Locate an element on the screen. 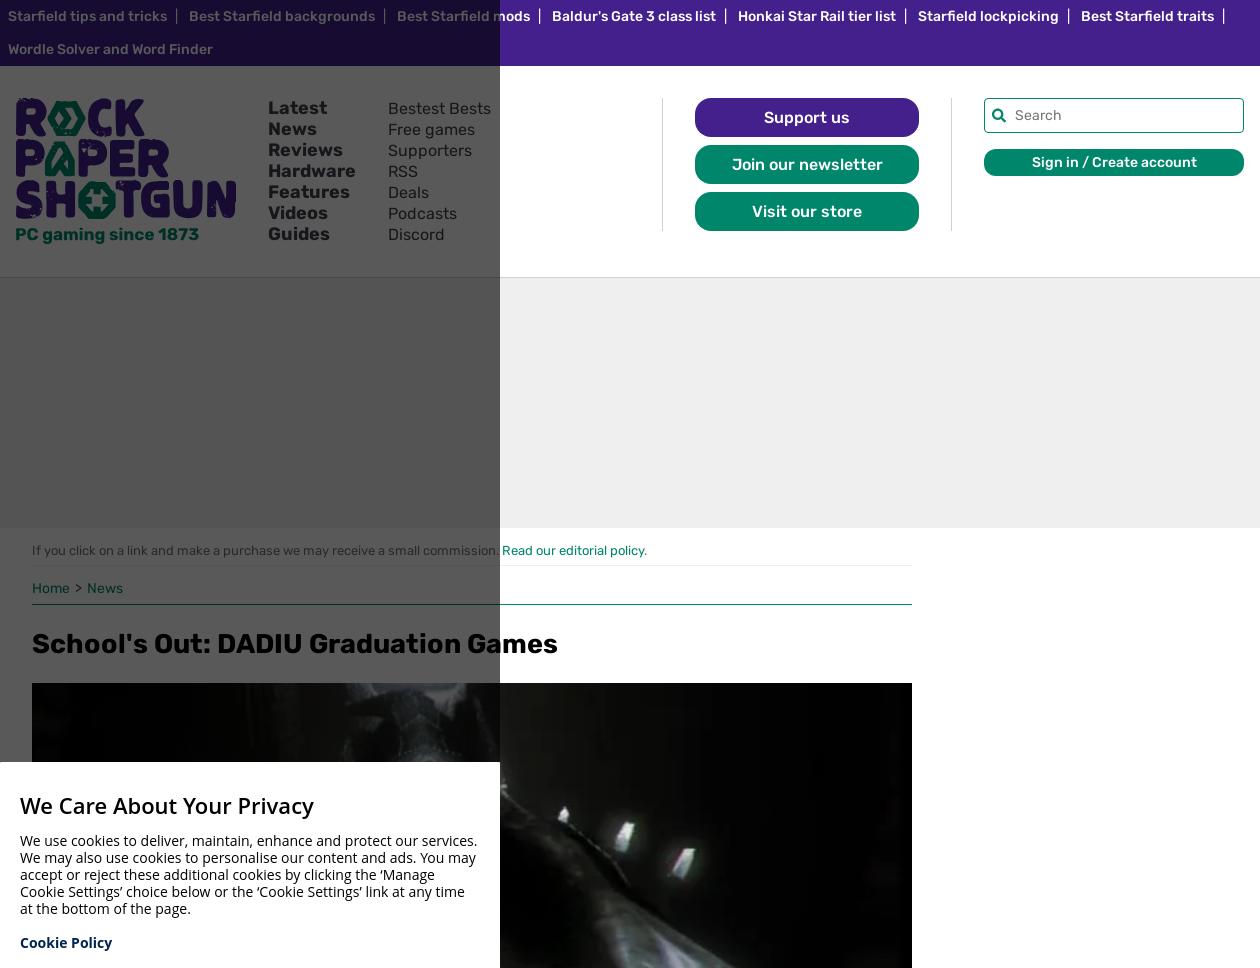  'Support us' is located at coordinates (806, 117).